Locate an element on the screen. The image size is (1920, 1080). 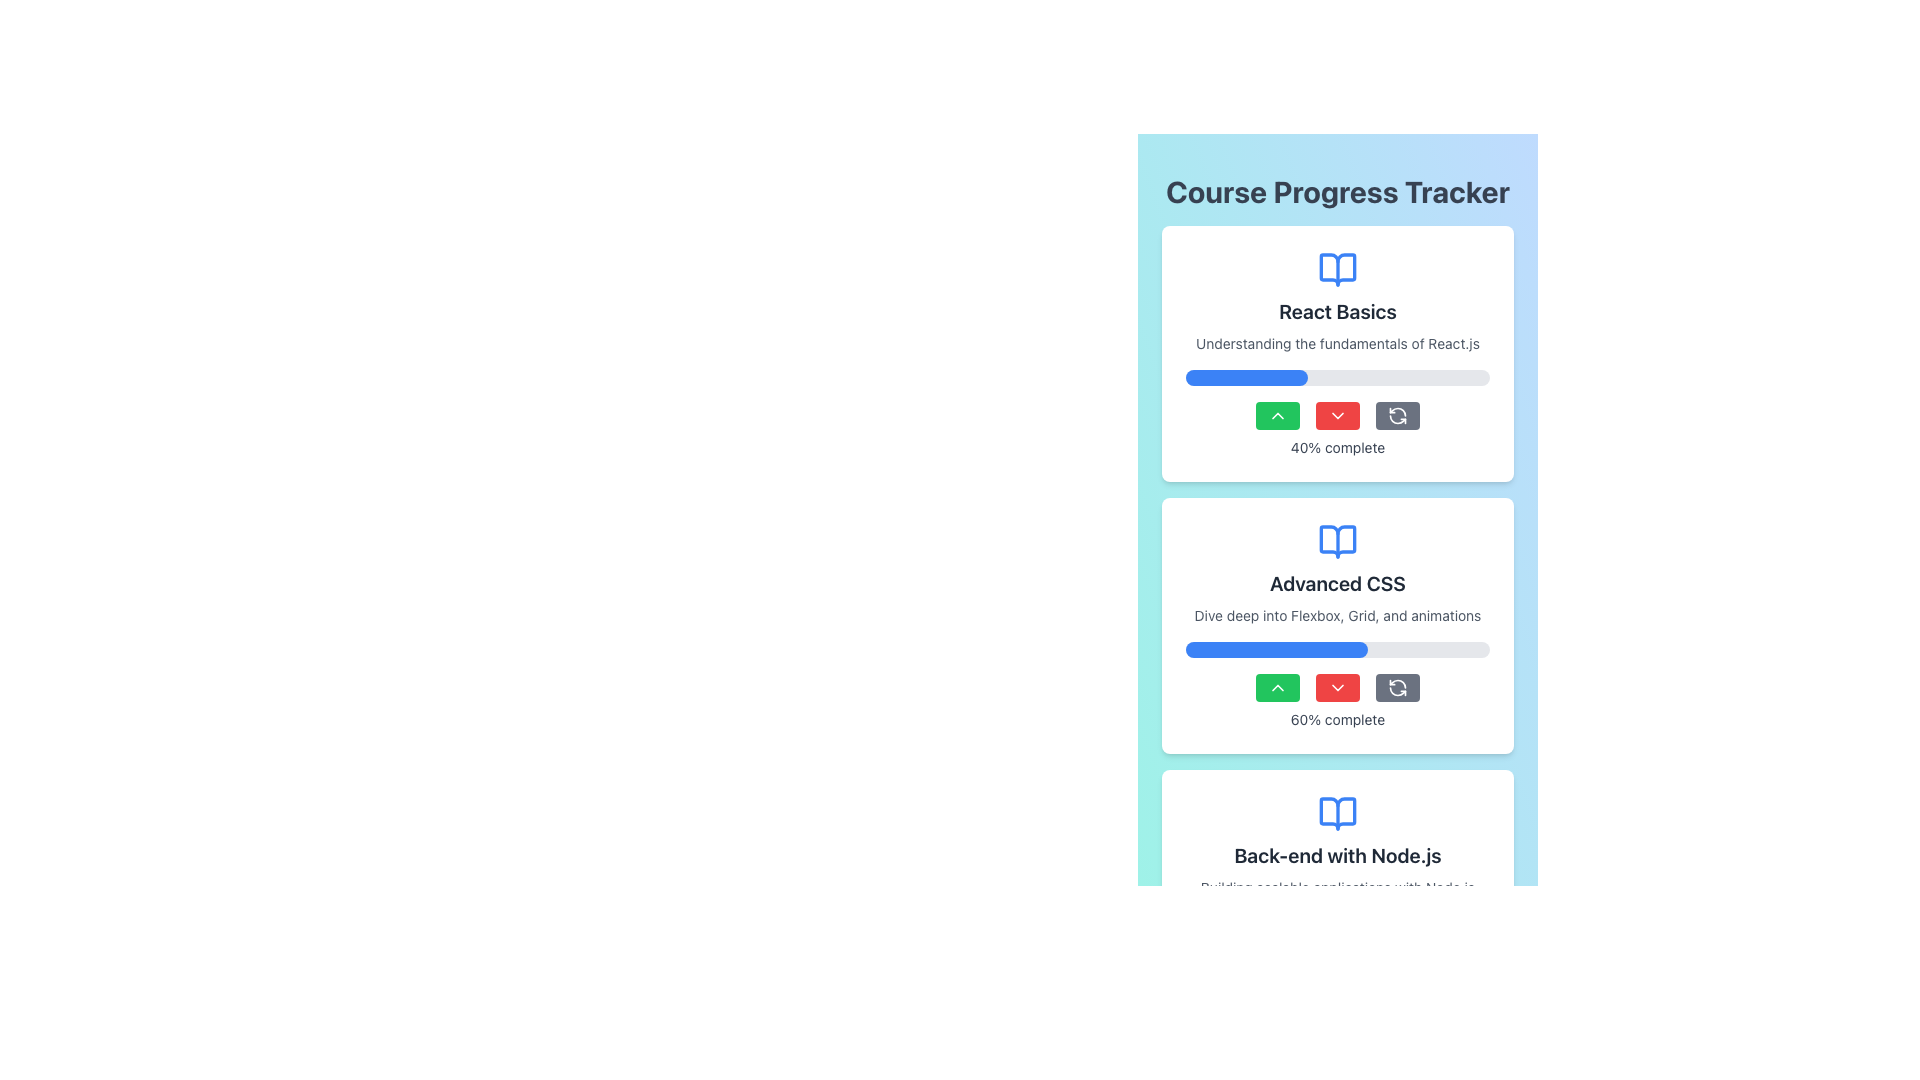
the upward chevron icon button with a green background is located at coordinates (1276, 686).